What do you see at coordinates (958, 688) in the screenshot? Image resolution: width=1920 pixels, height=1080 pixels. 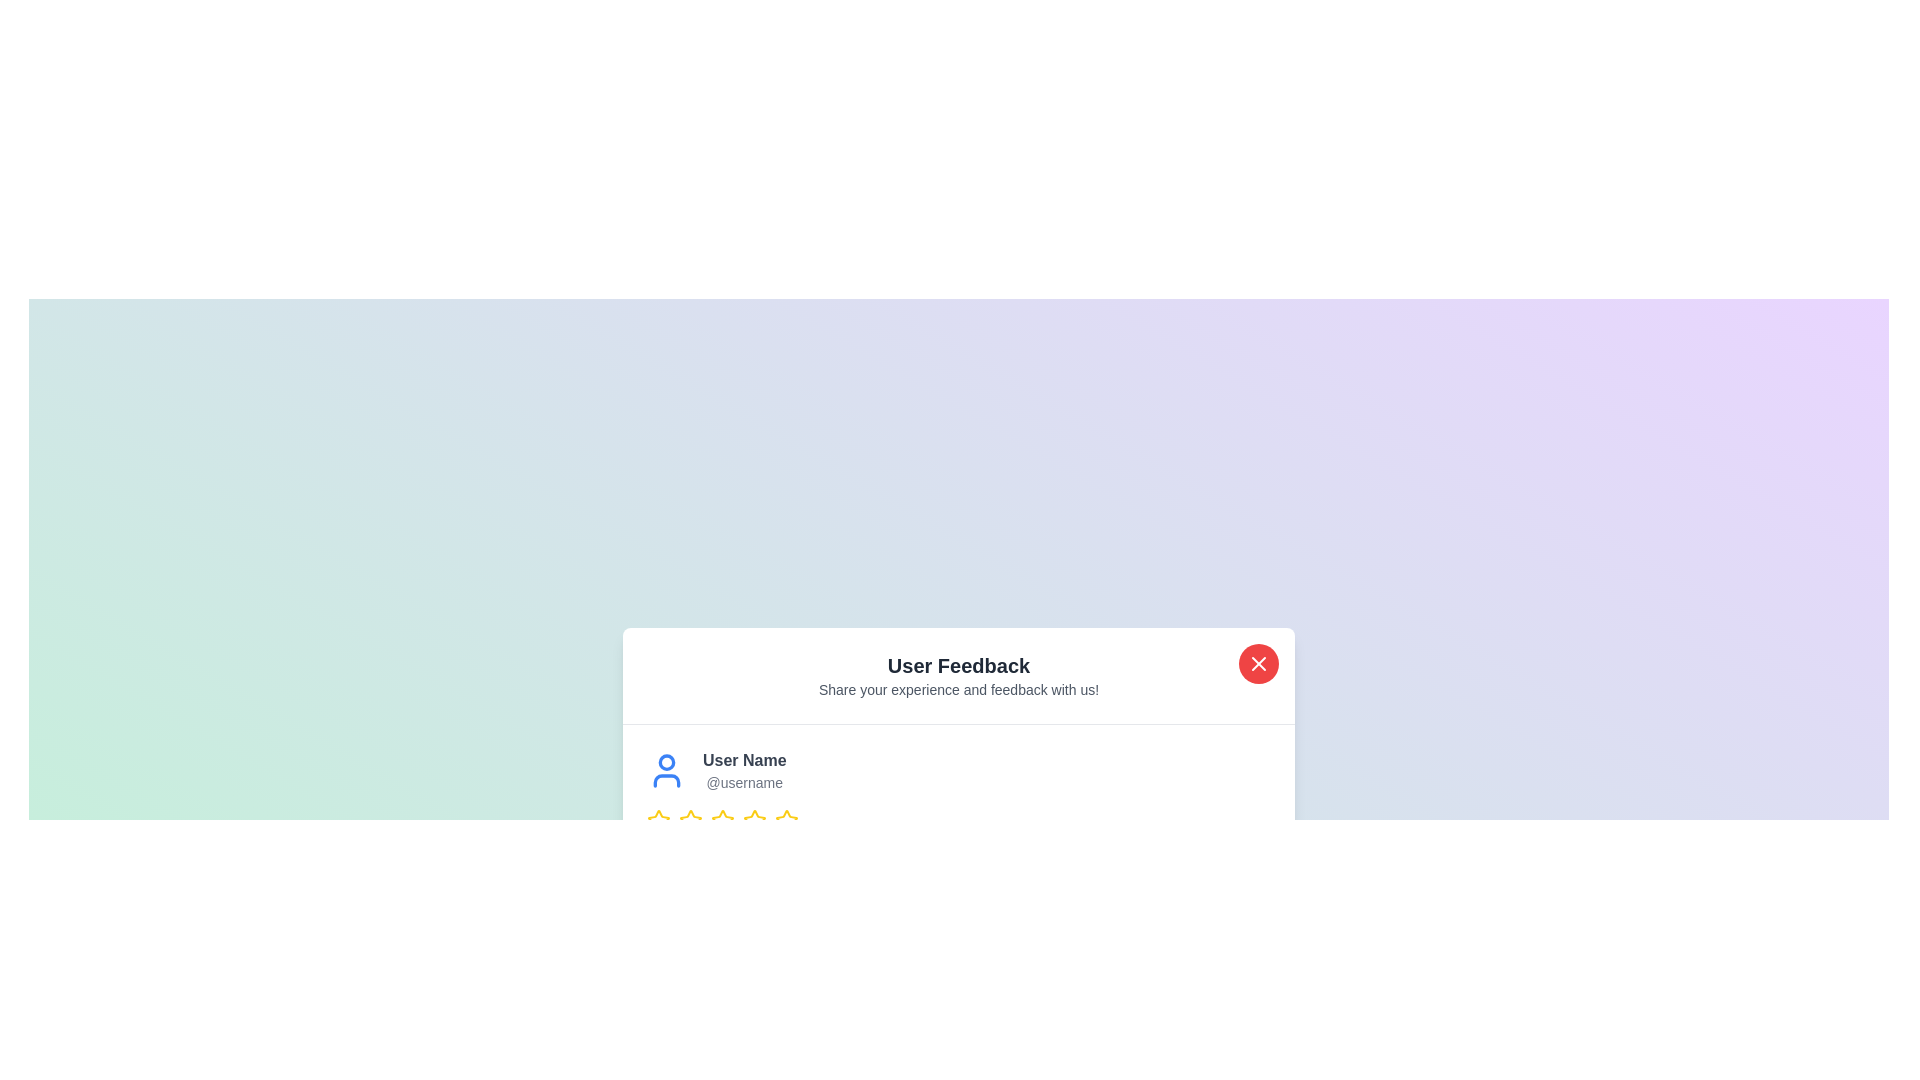 I see `the text display element that provides encouragement for user feedback, located directly underneath the 'User Feedback' header` at bounding box center [958, 688].